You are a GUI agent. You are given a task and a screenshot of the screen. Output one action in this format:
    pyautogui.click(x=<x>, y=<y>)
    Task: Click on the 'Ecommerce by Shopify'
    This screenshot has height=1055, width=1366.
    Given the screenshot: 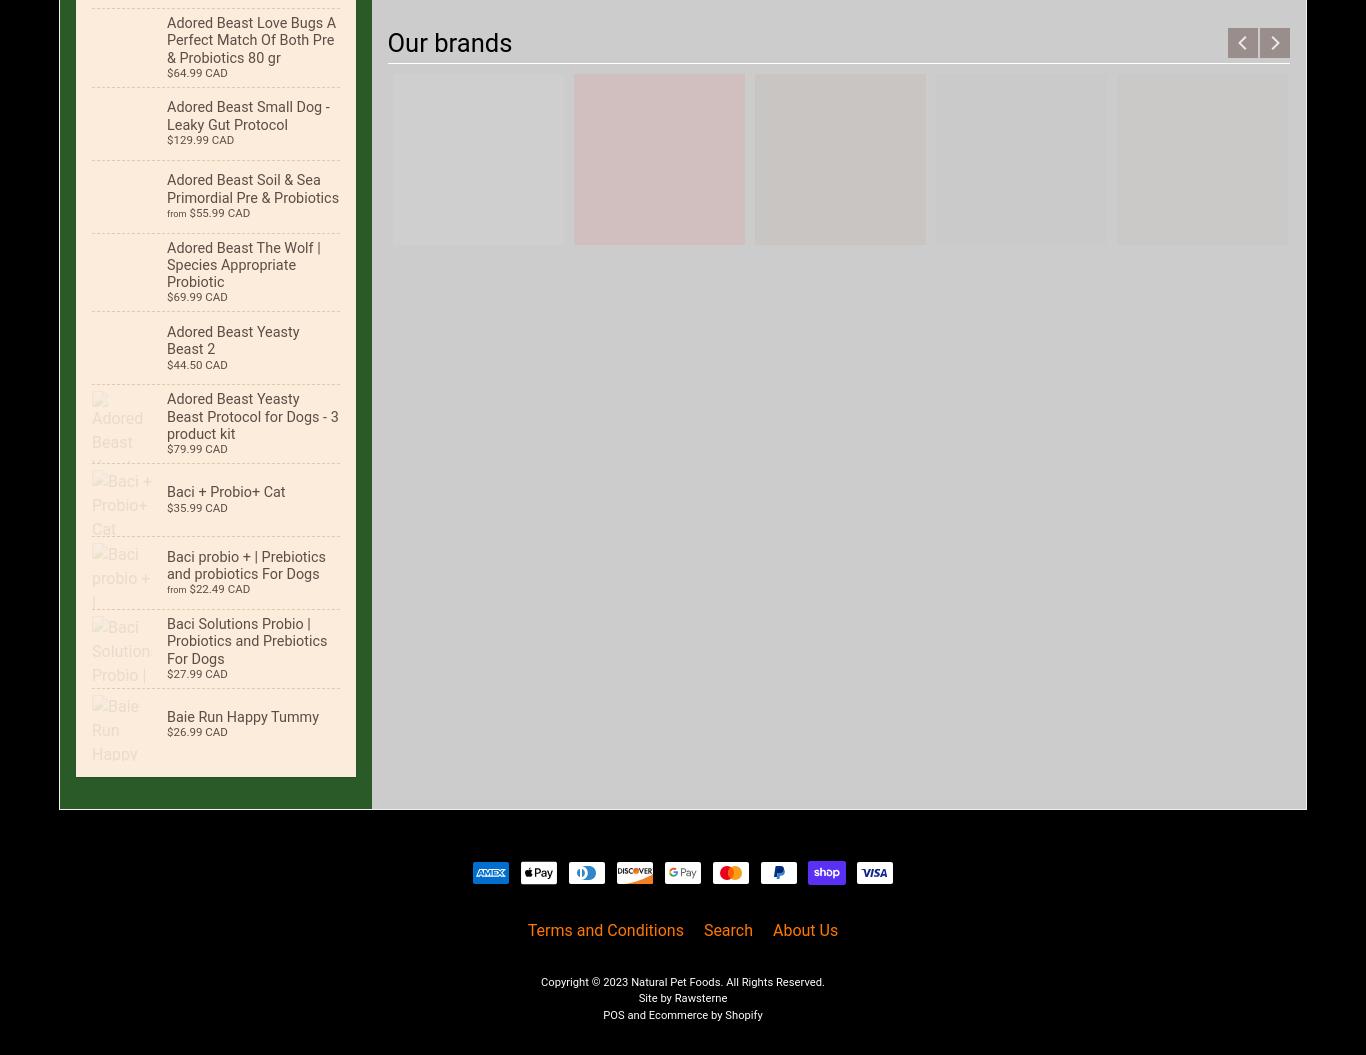 What is the action you would take?
    pyautogui.click(x=647, y=1014)
    